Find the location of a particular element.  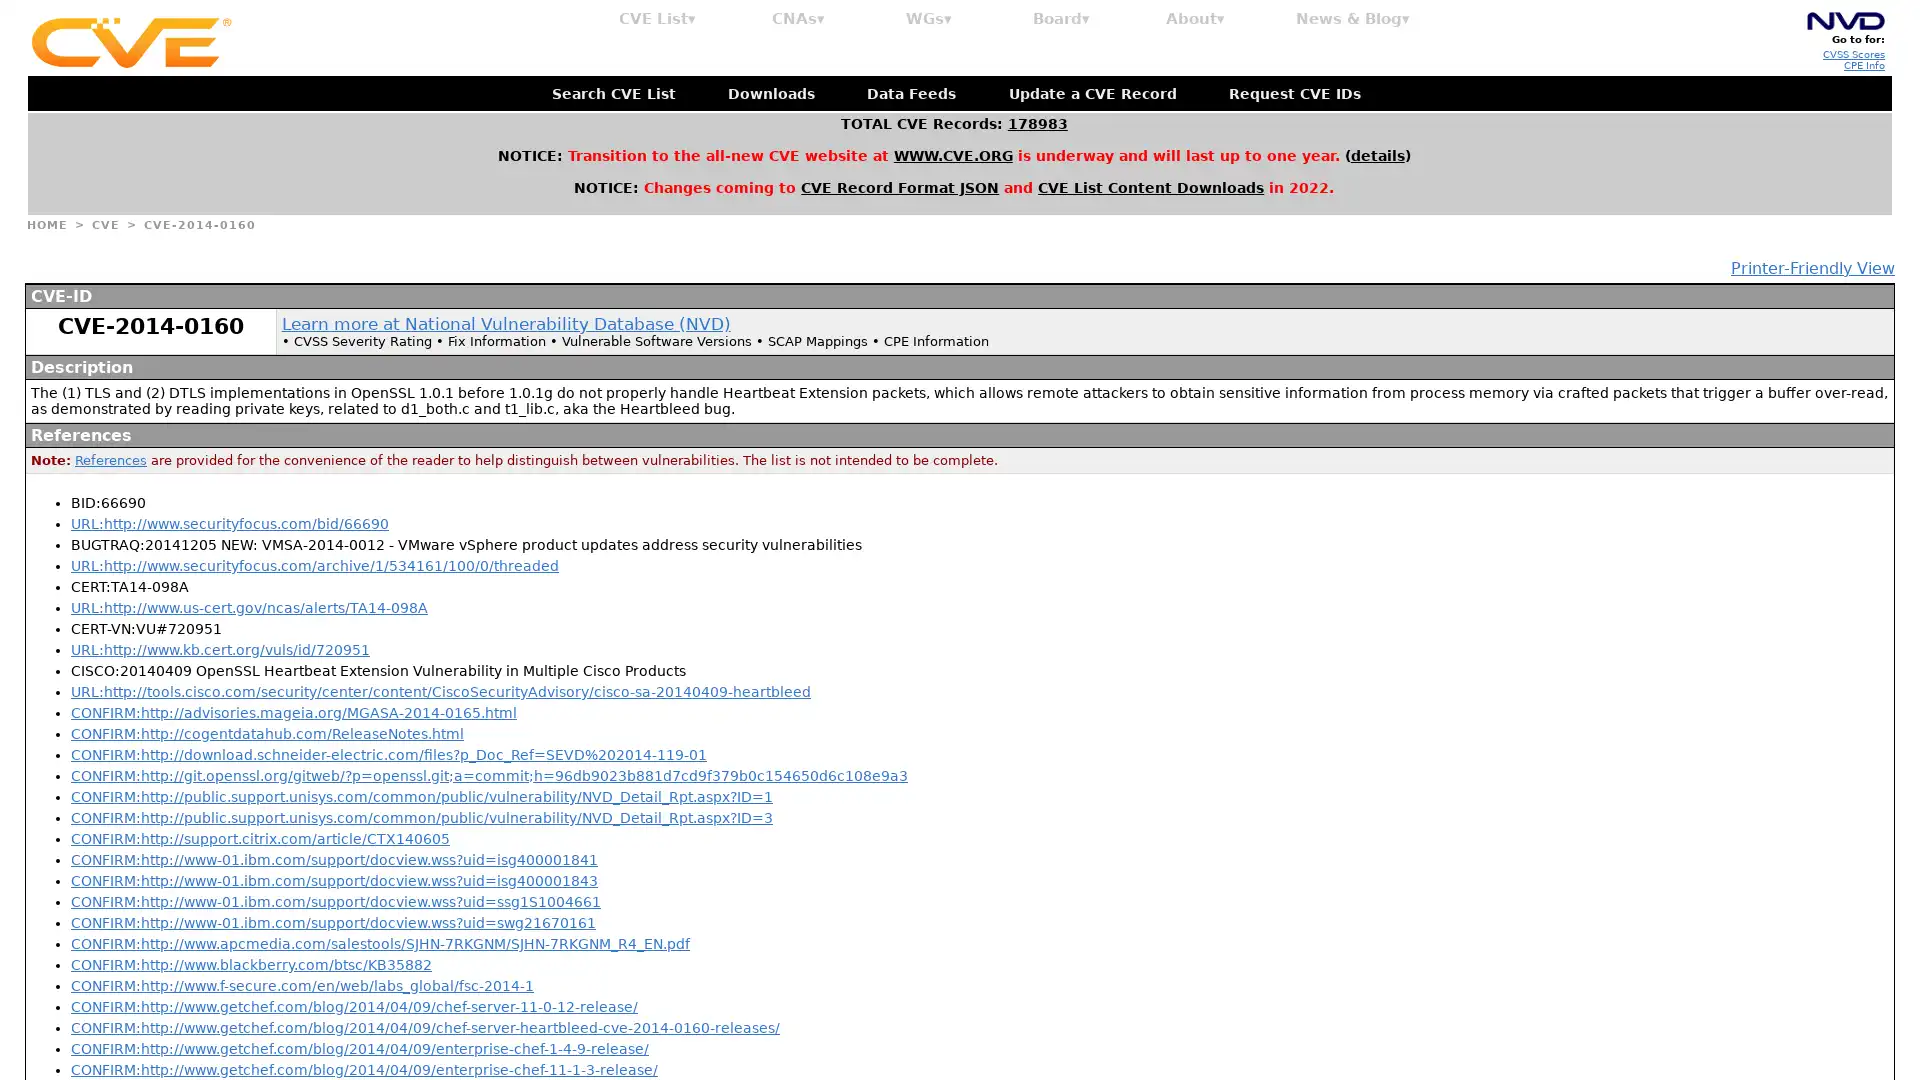

About is located at coordinates (1195, 19).